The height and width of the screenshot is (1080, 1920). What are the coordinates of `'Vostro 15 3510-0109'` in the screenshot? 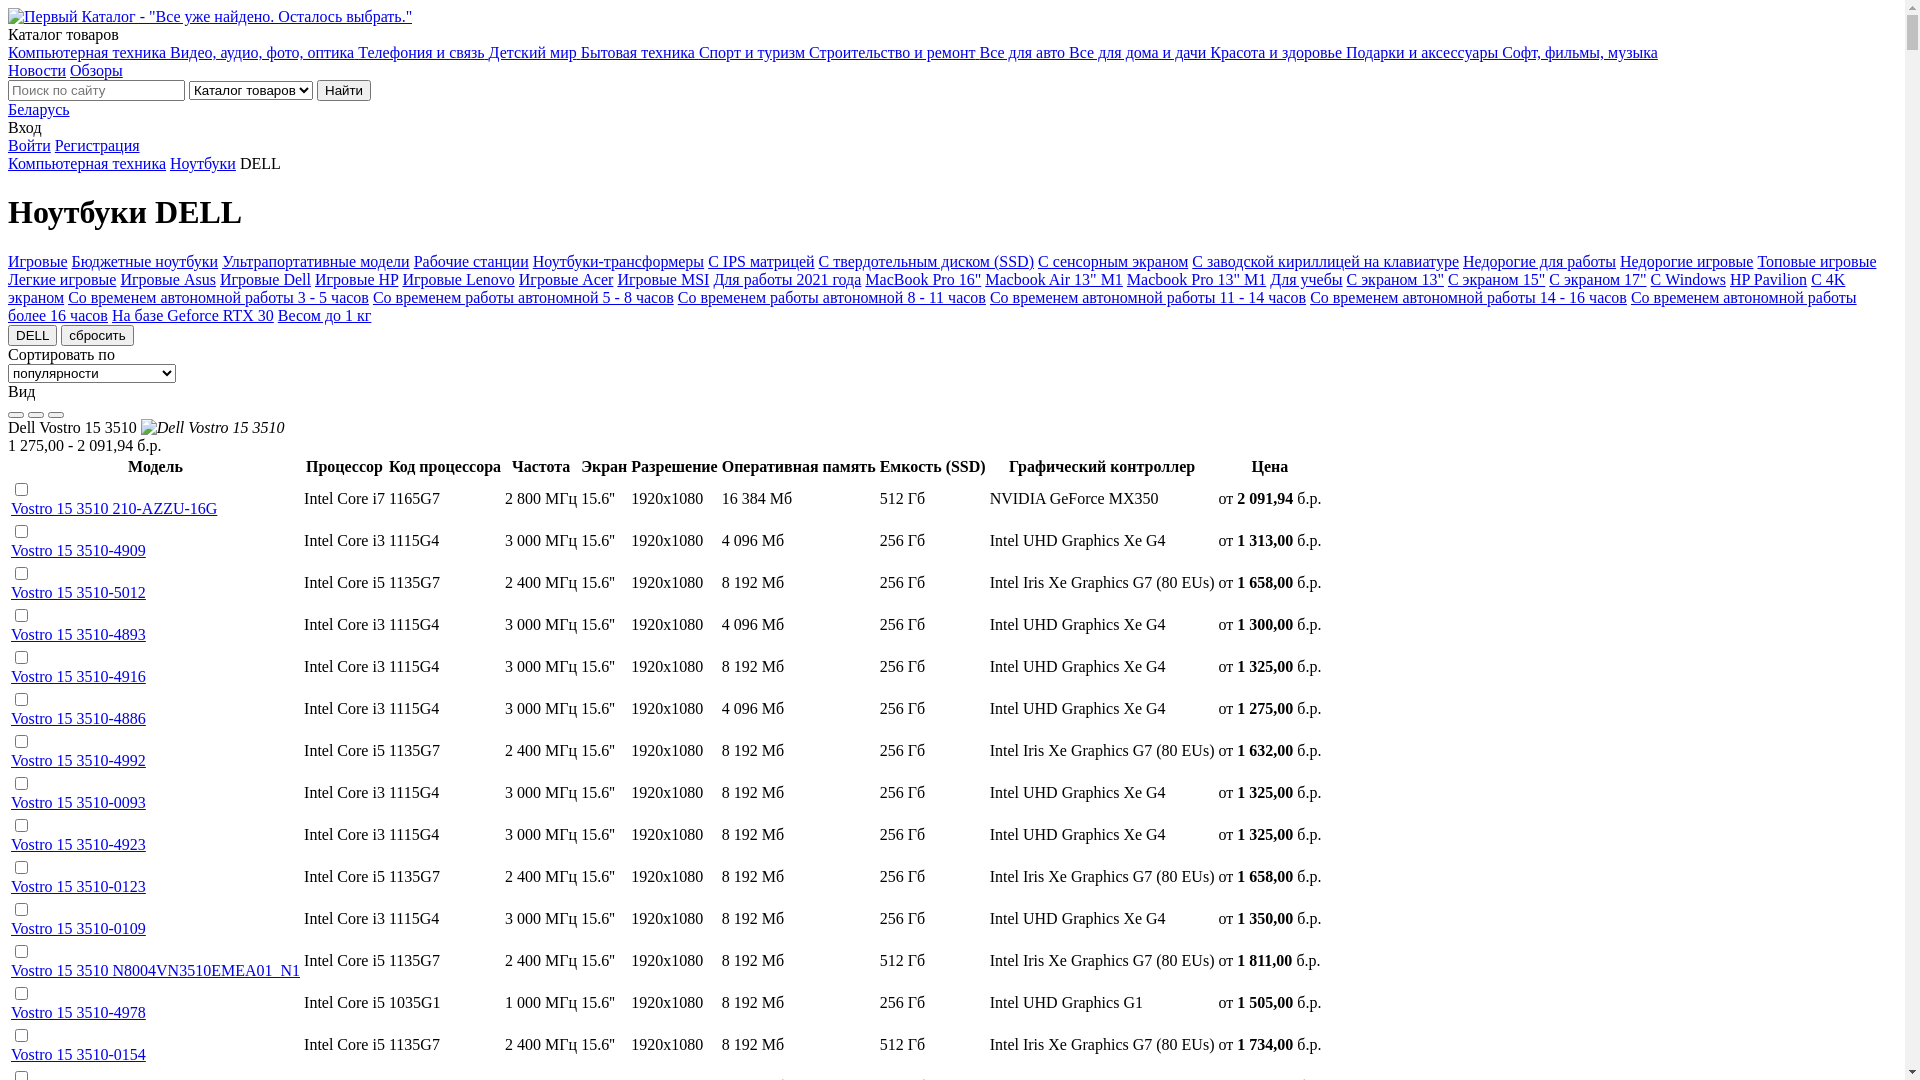 It's located at (78, 928).